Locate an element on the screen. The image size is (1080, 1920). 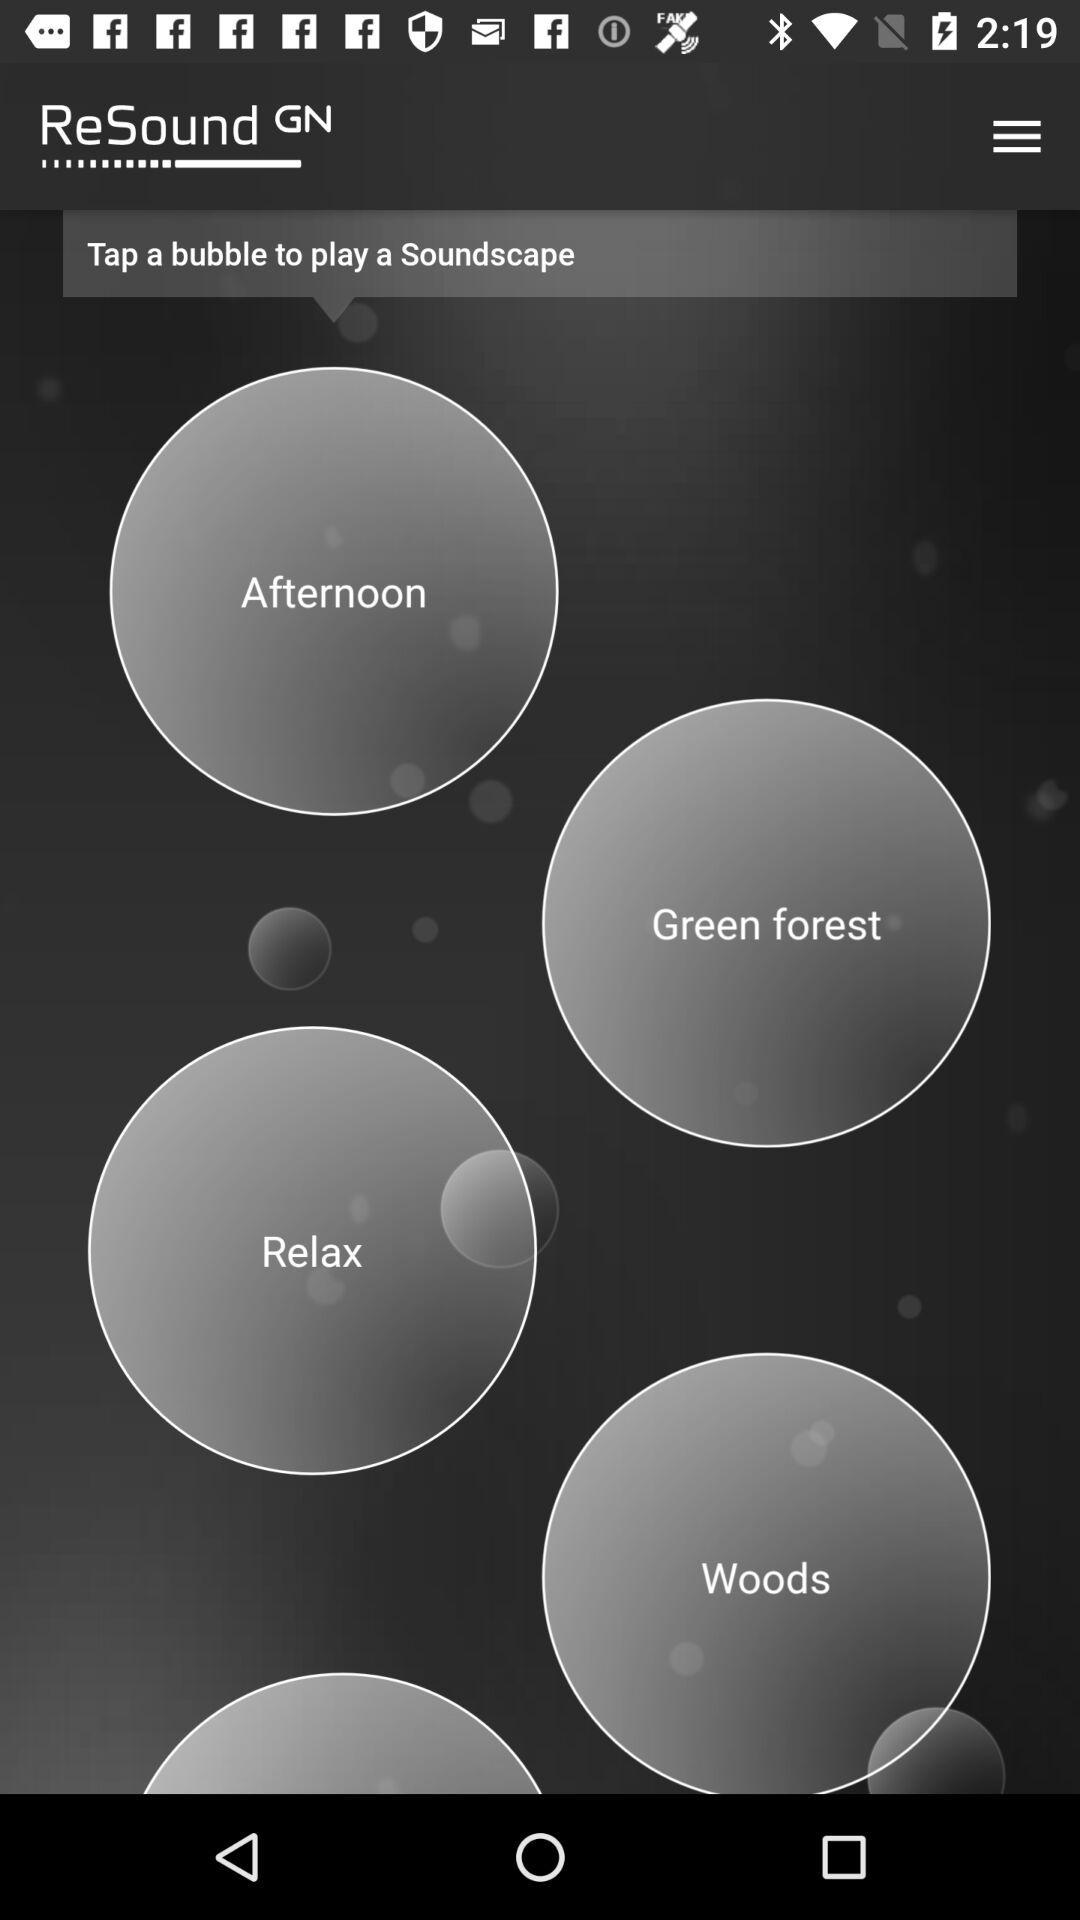
menu button is located at coordinates (1017, 136).